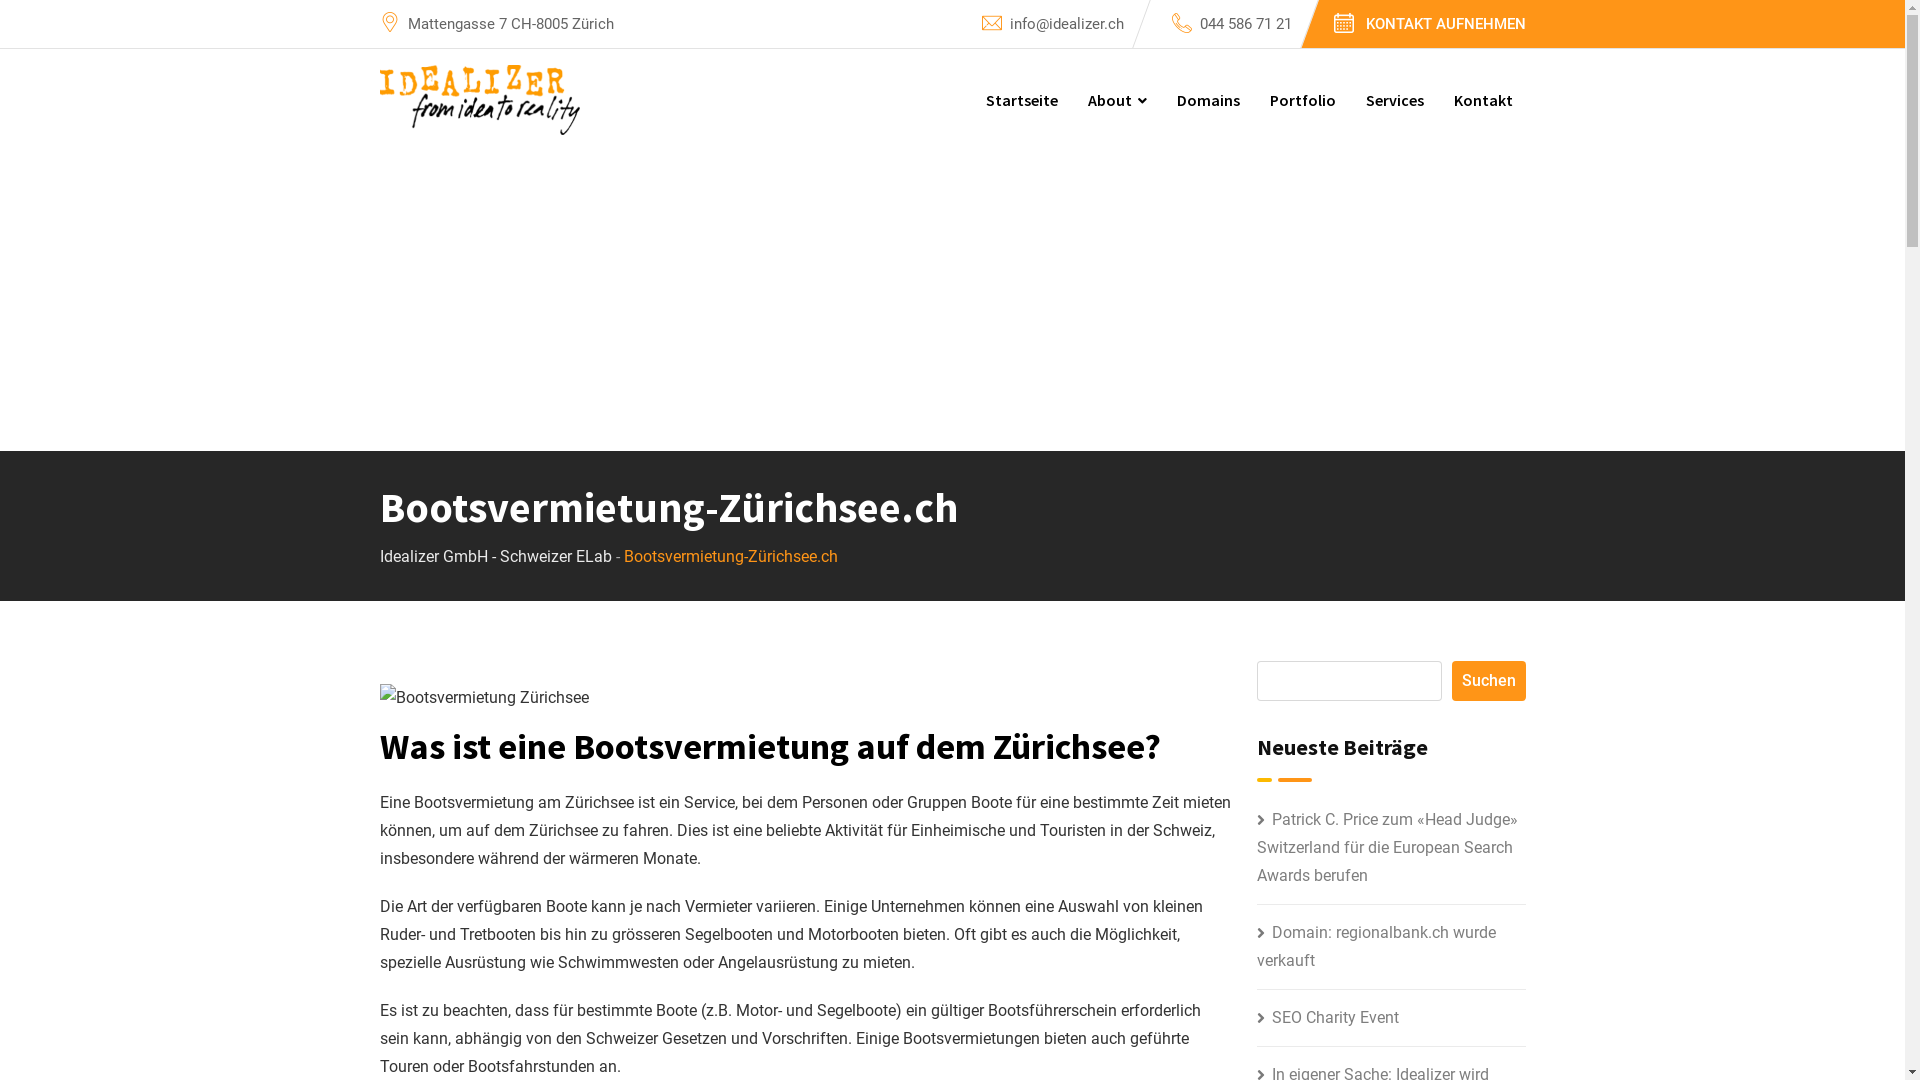 This screenshot has width=1920, height=1080. Describe the element at coordinates (1392, 100) in the screenshot. I see `'Services'` at that location.